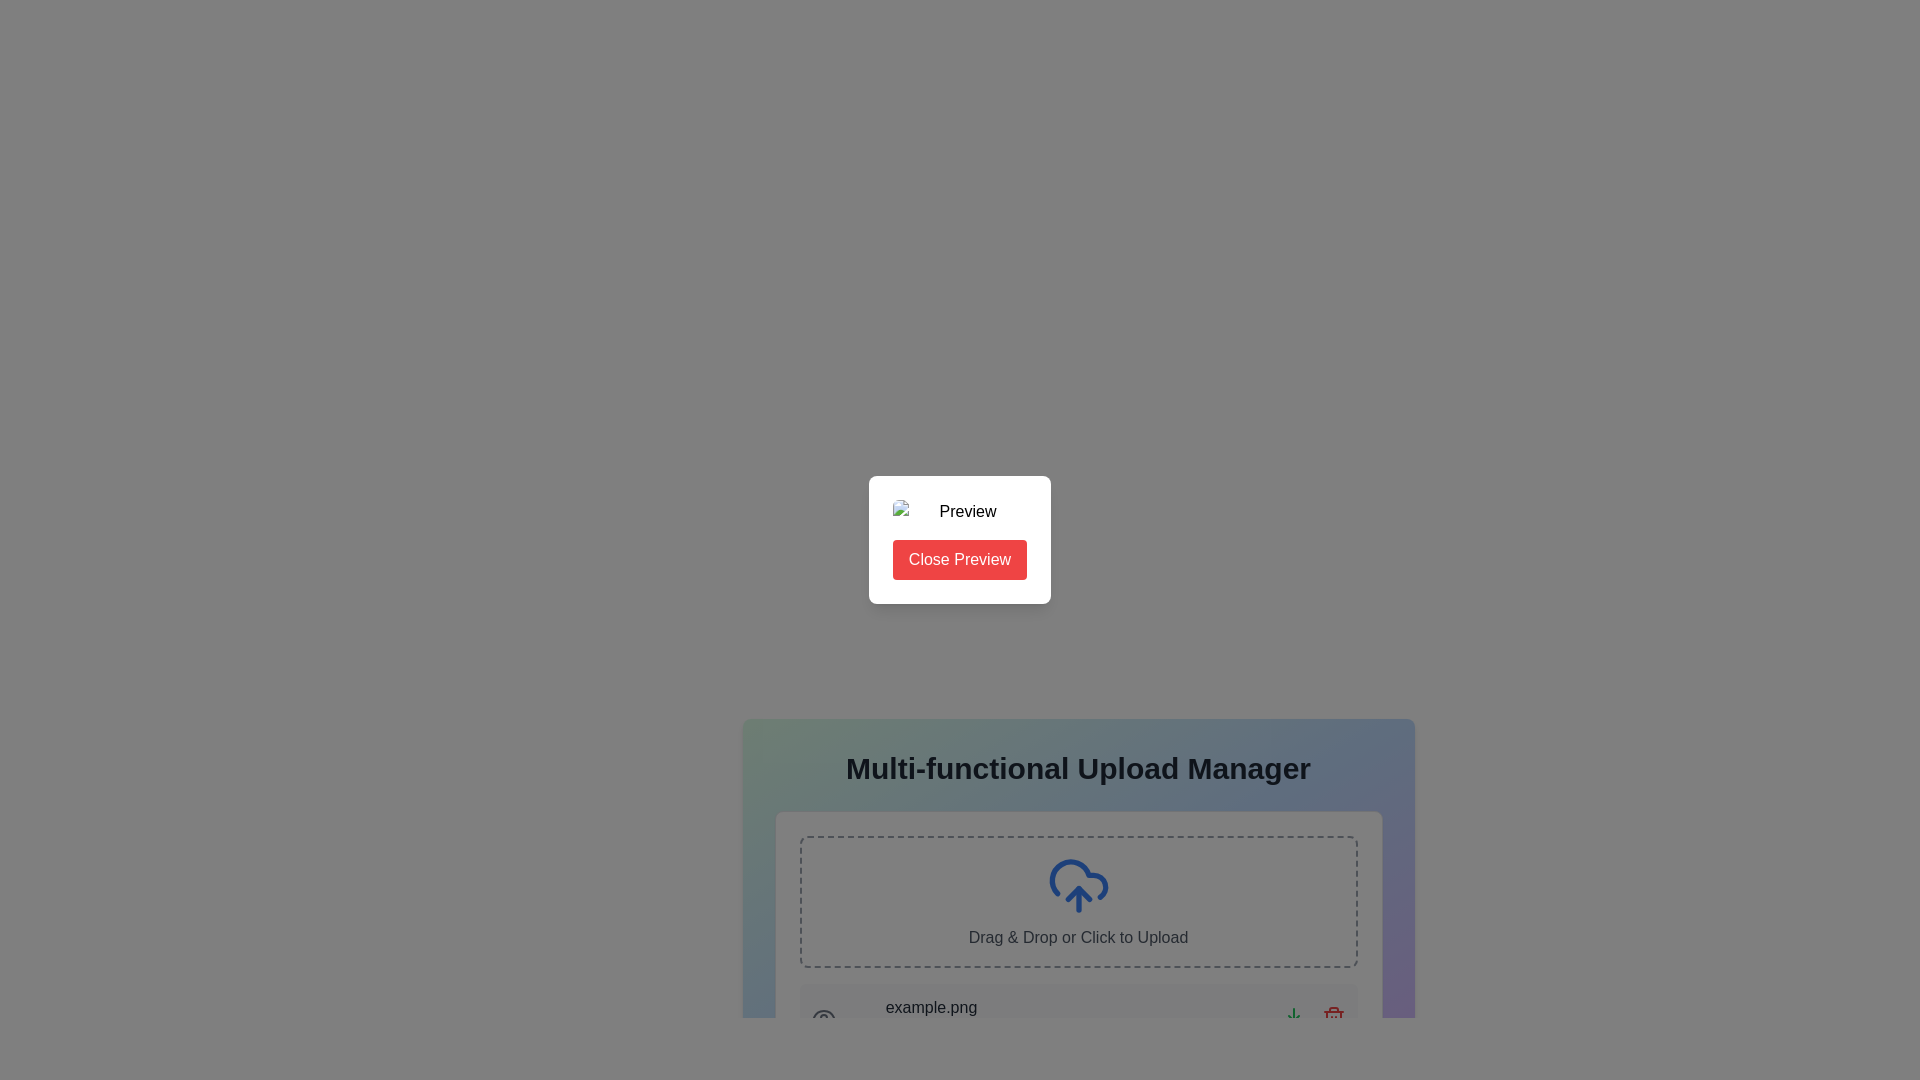 This screenshot has width=1920, height=1080. Describe the element at coordinates (1293, 1023) in the screenshot. I see `the rectangular shape with rounded corners at the bottom right of the application, which is part of an SVG icon` at that location.